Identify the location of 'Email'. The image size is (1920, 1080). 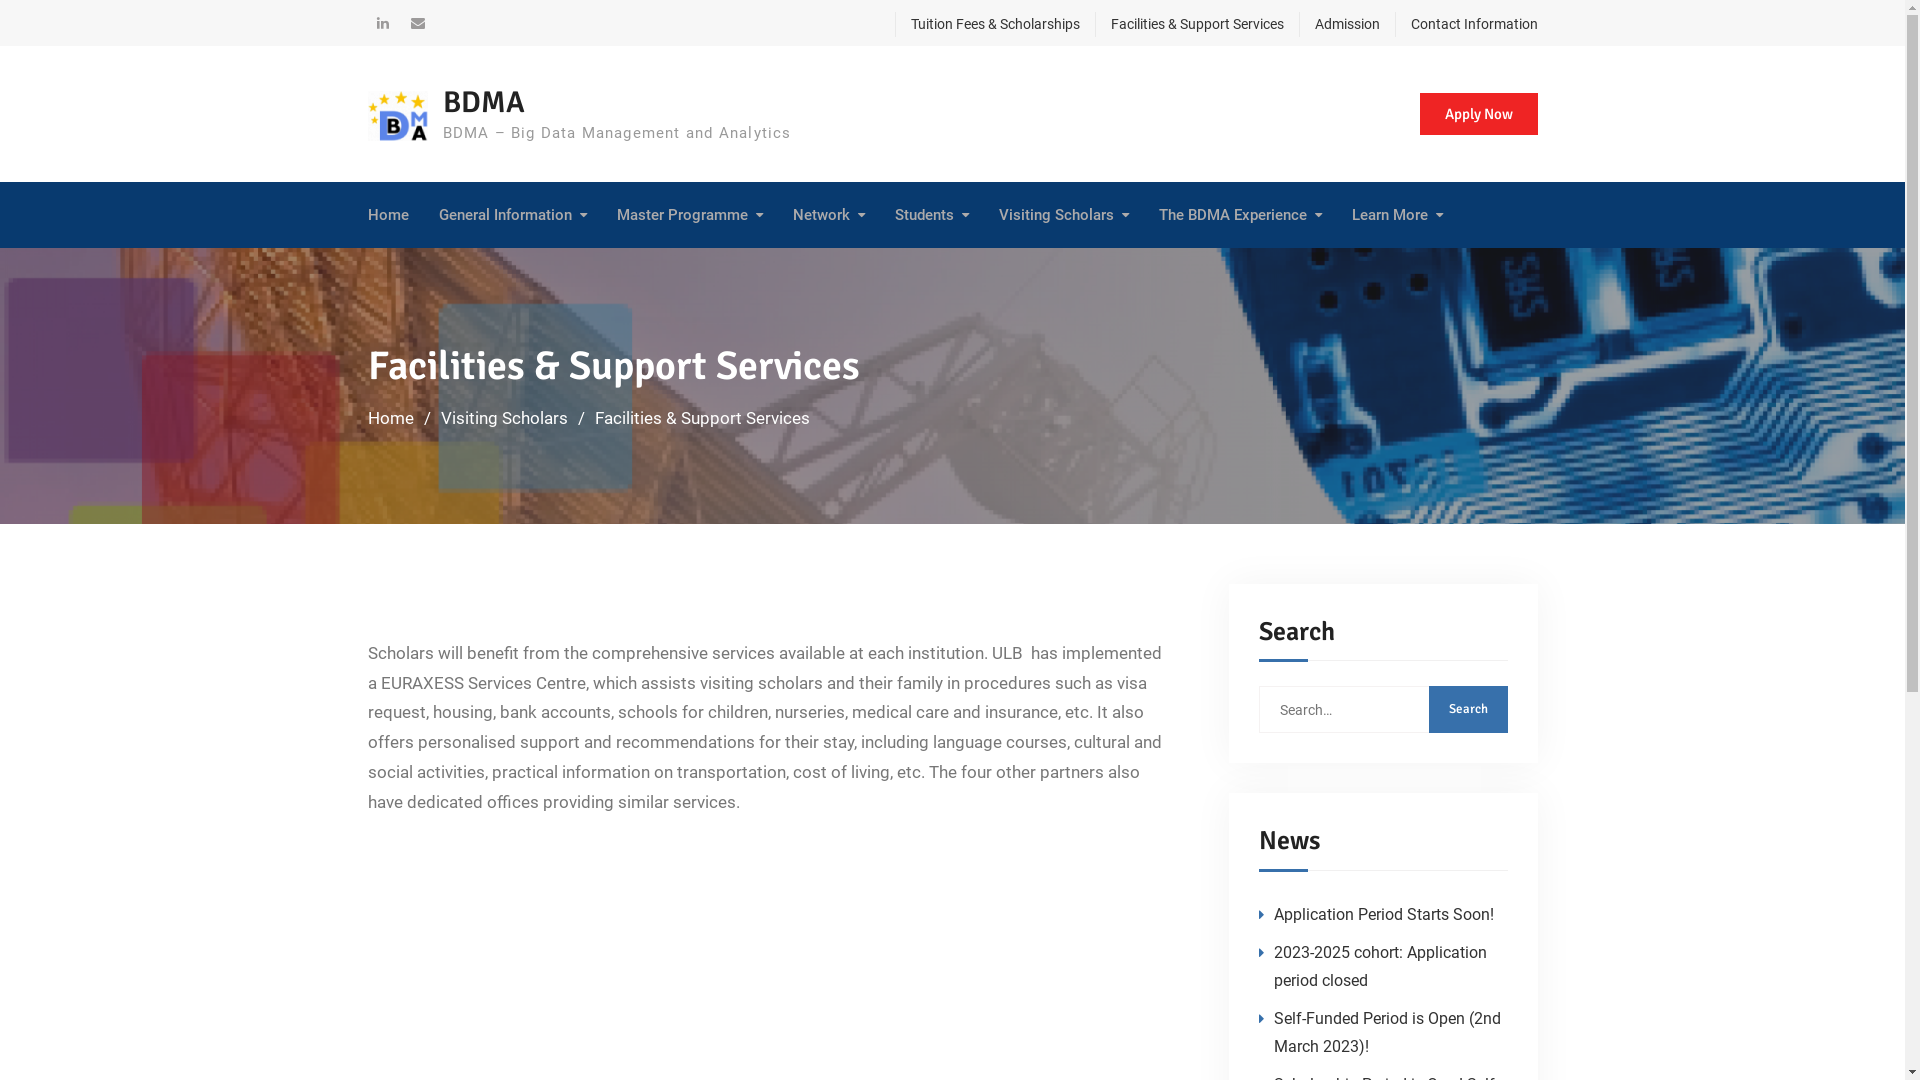
(416, 23).